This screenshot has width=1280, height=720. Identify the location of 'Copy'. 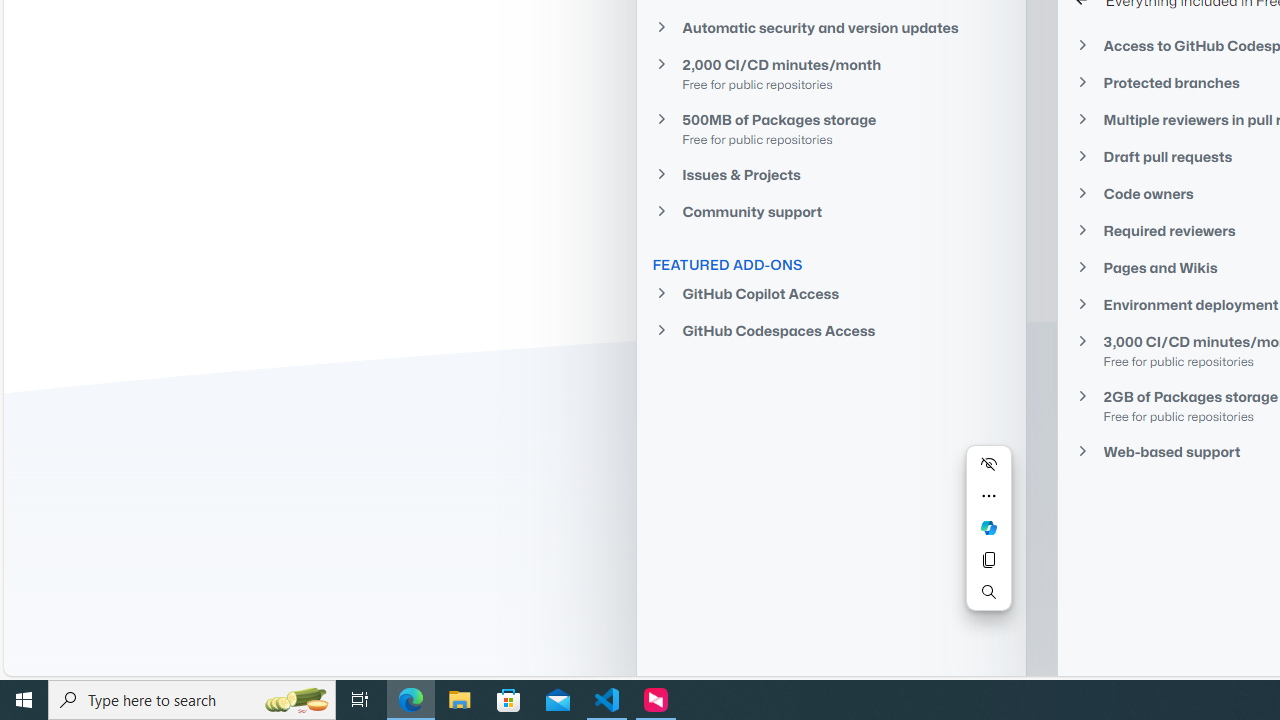
(988, 560).